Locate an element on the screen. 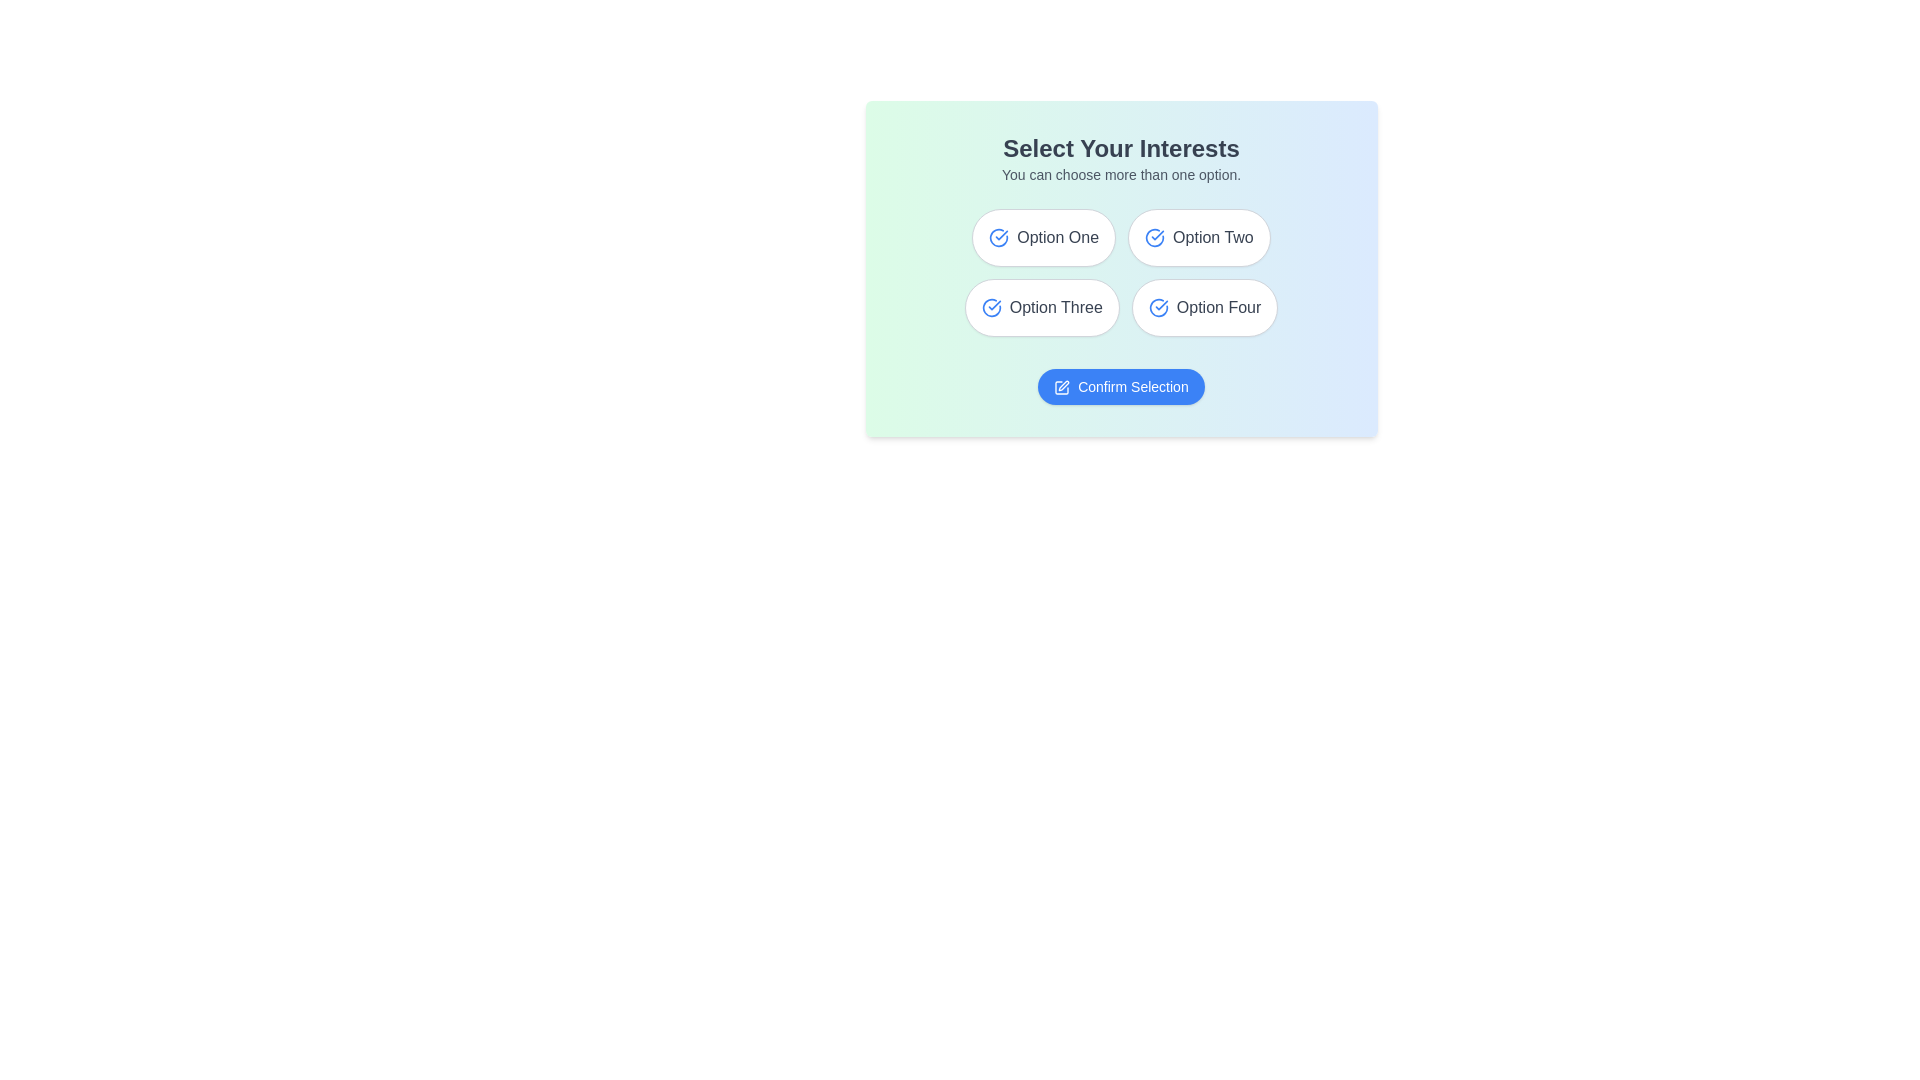 Image resolution: width=1920 pixels, height=1080 pixels. the option Option Four to observe the hover effect is located at coordinates (1203, 308).